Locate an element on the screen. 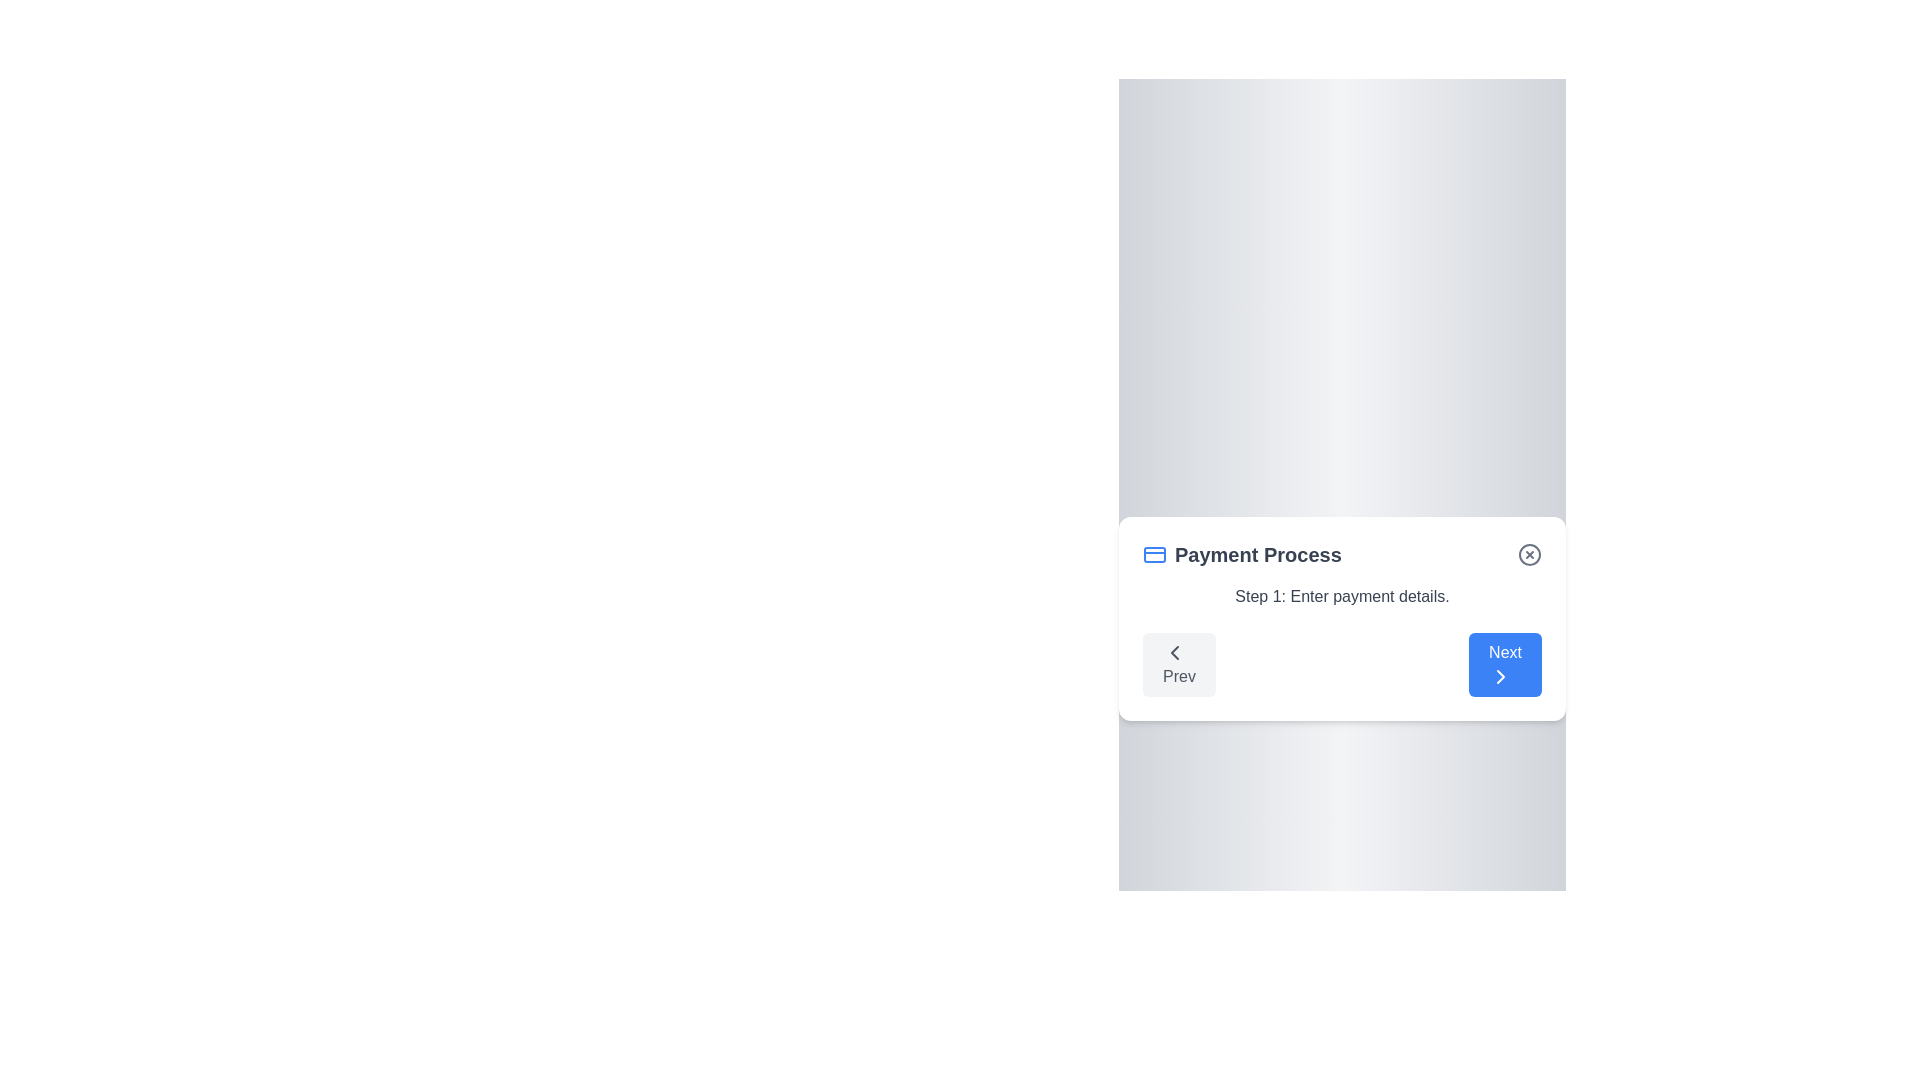 Image resolution: width=1920 pixels, height=1080 pixels. text from the static label that informs the user about the current step in the payment process, positioned below the 'Payment Process' header and above the 'Prev' and 'Next' buttons is located at coordinates (1342, 596).